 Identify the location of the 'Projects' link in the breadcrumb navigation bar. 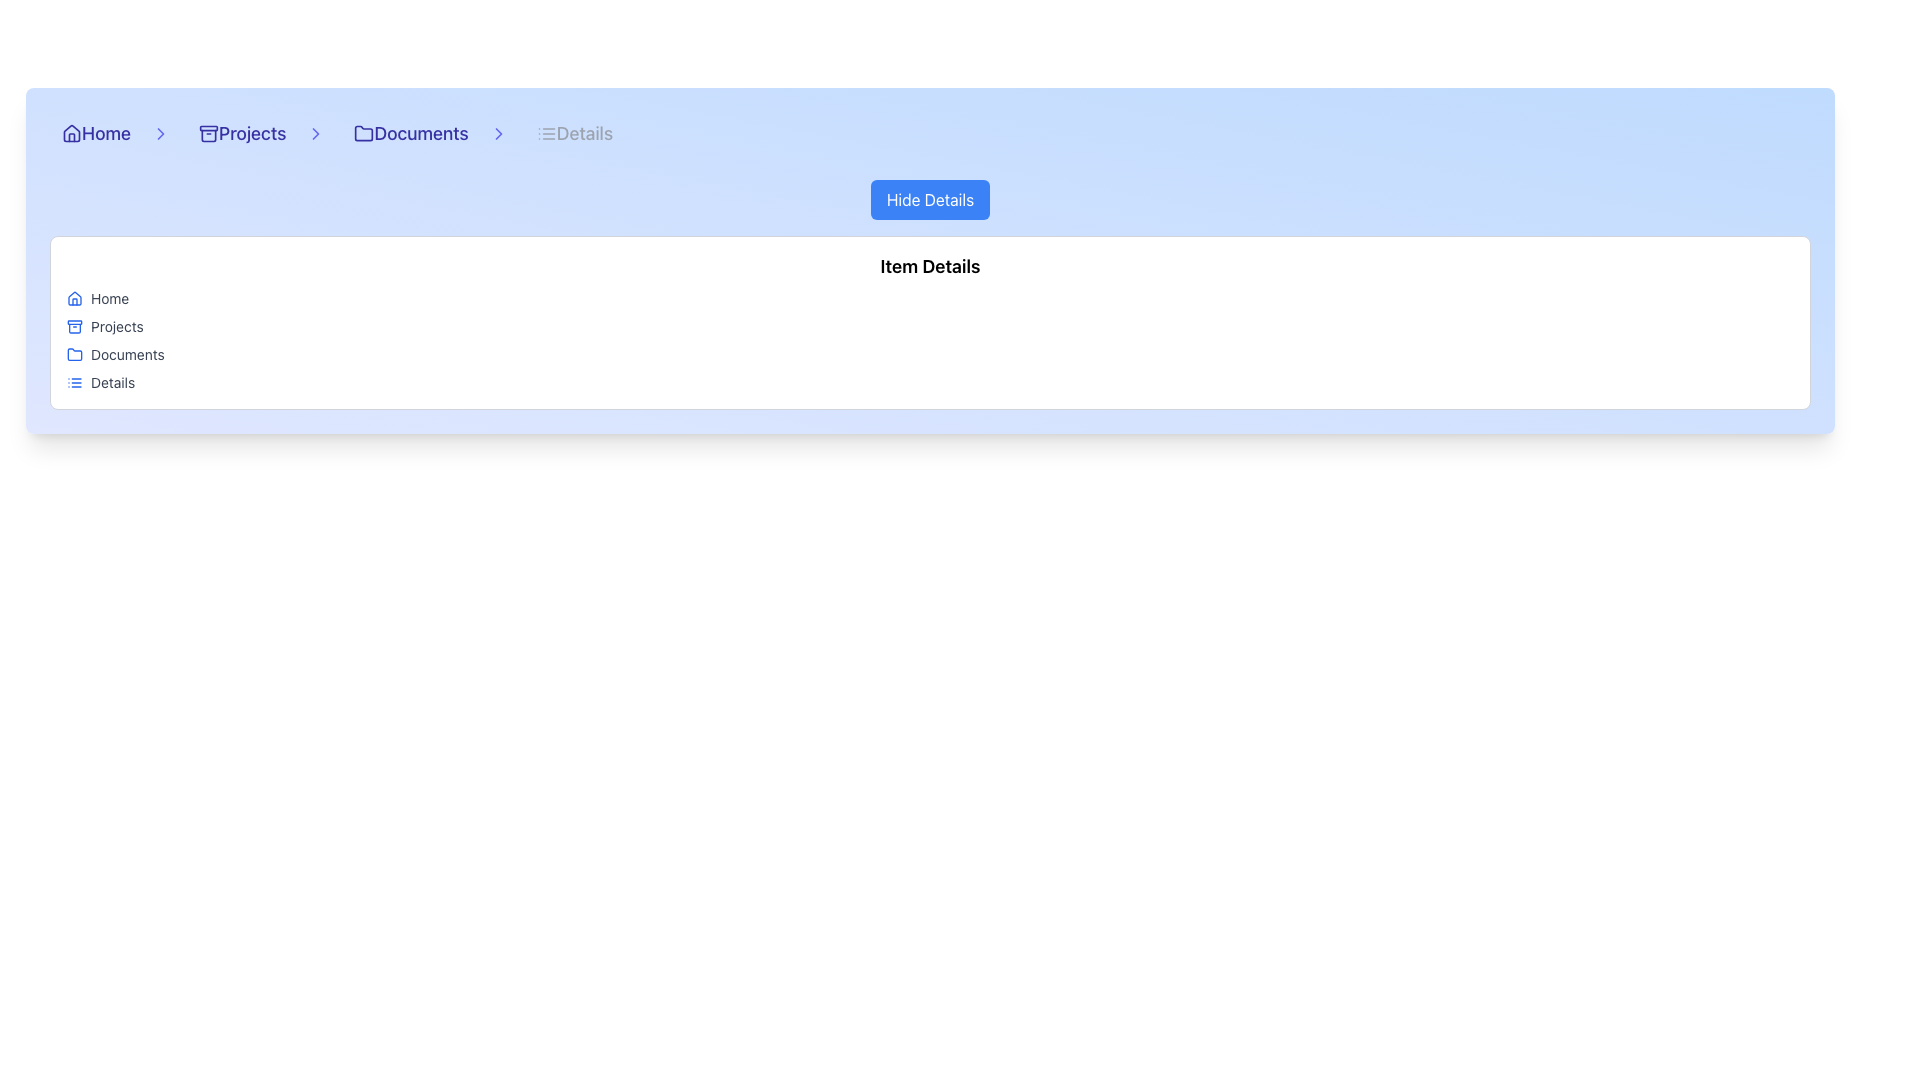
(241, 134).